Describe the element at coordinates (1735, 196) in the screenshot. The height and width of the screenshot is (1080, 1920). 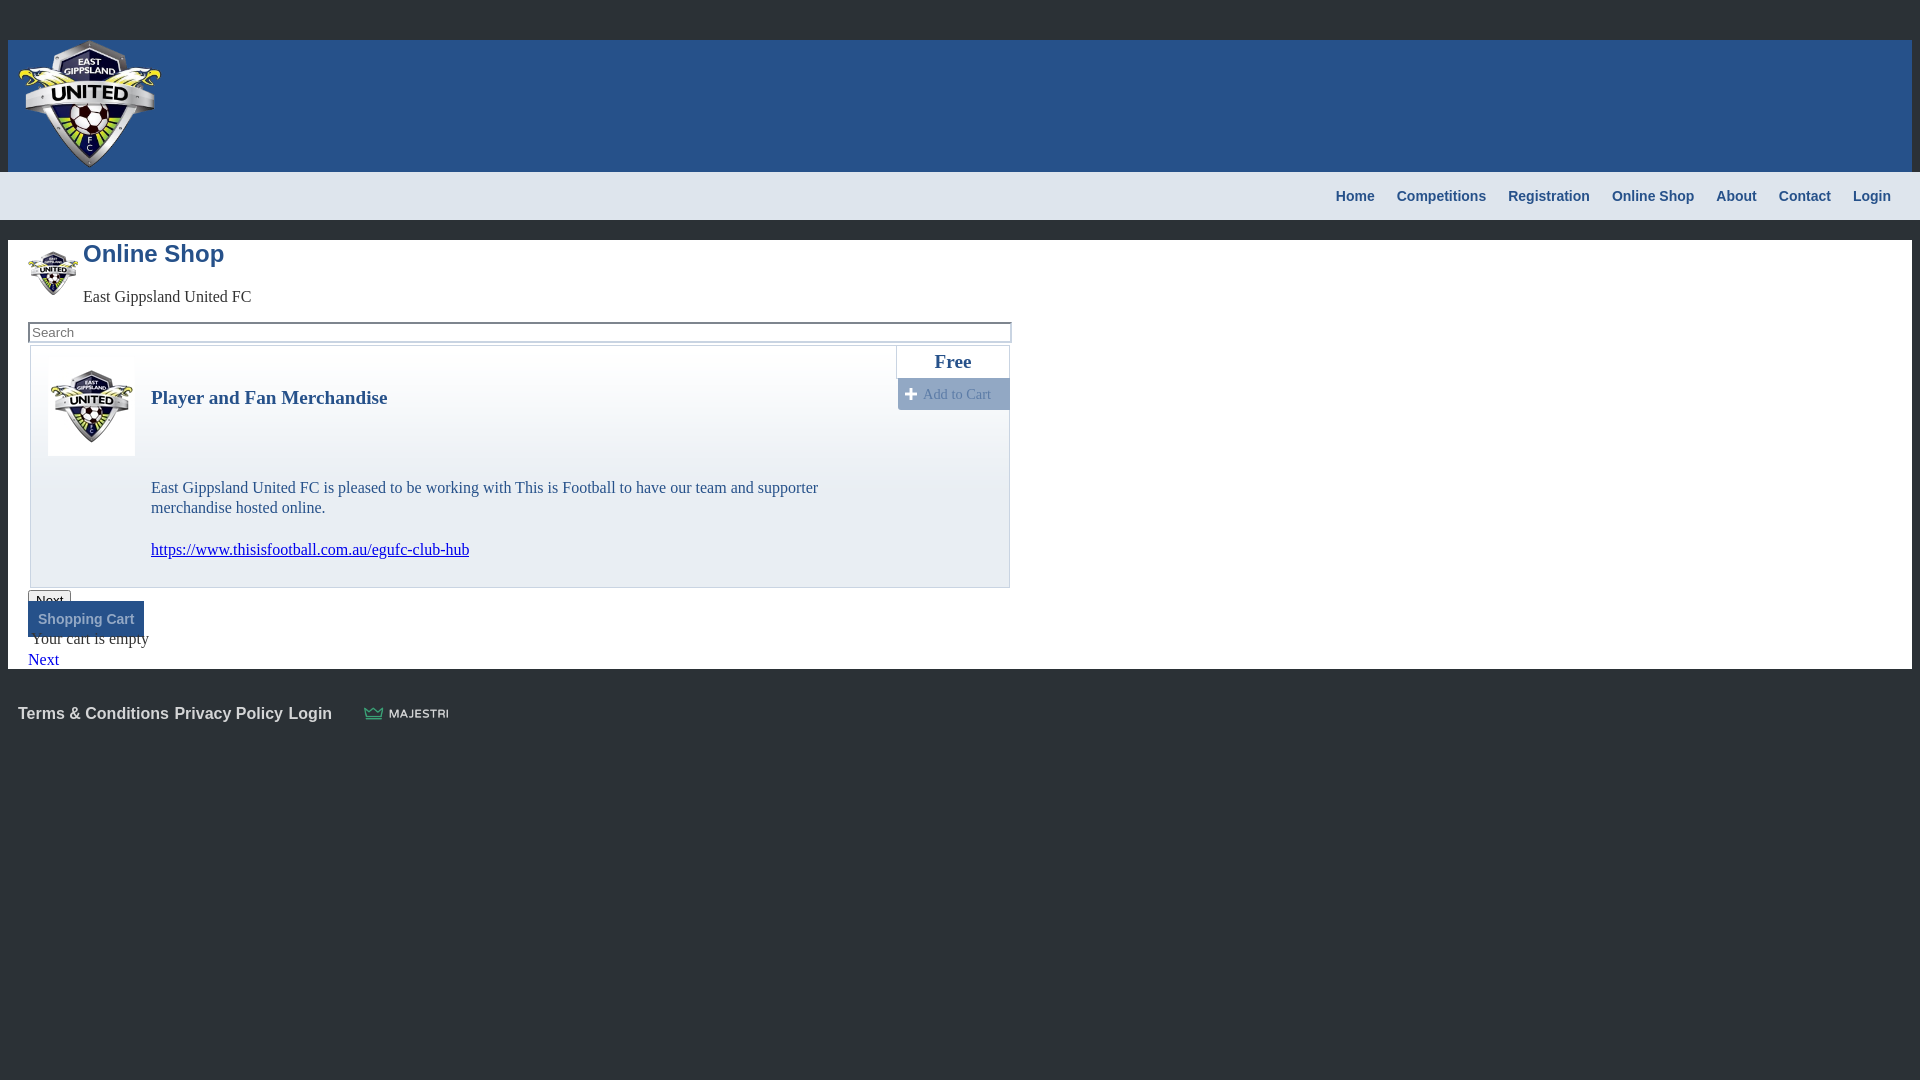
I see `'About'` at that location.